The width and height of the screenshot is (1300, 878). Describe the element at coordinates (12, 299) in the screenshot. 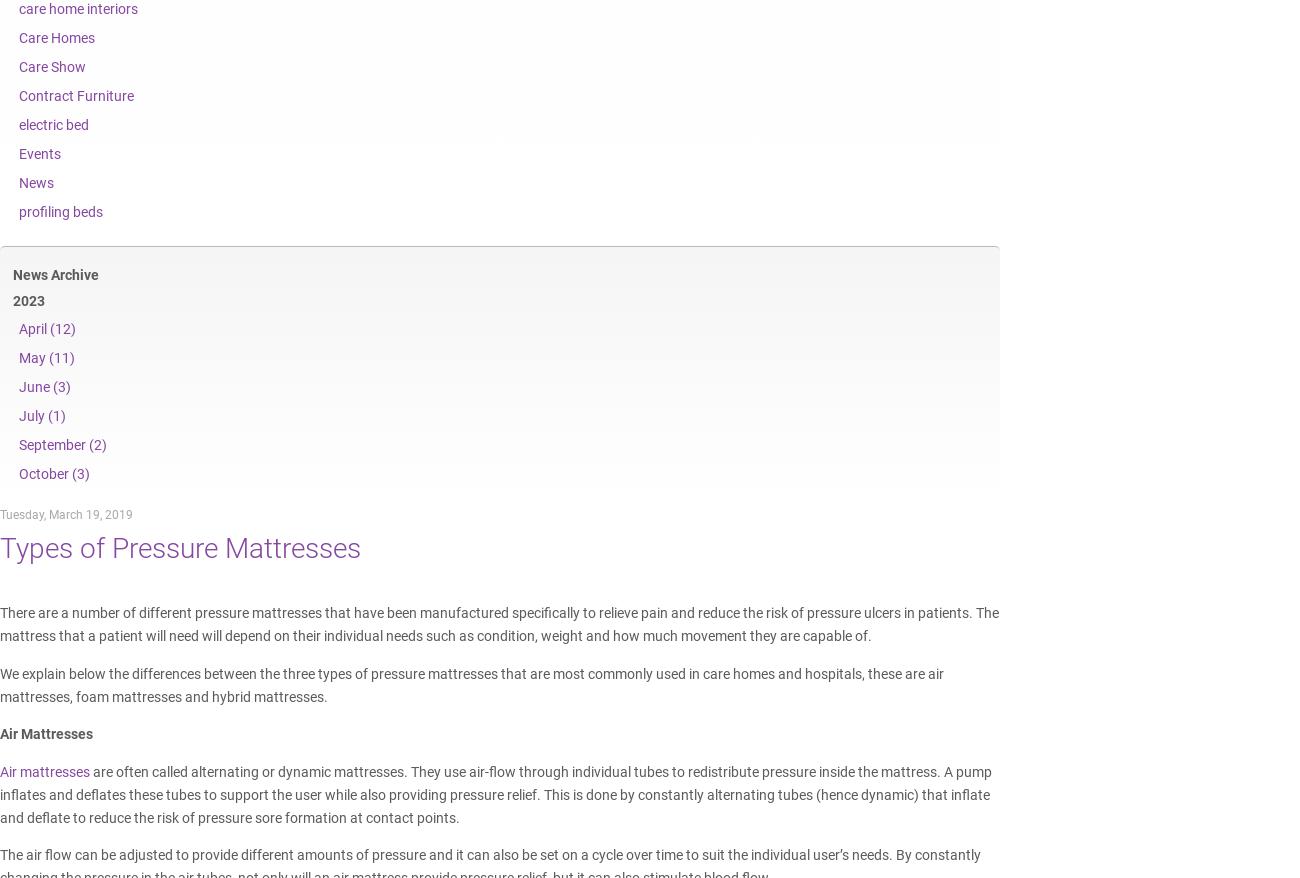

I see `'2023'` at that location.